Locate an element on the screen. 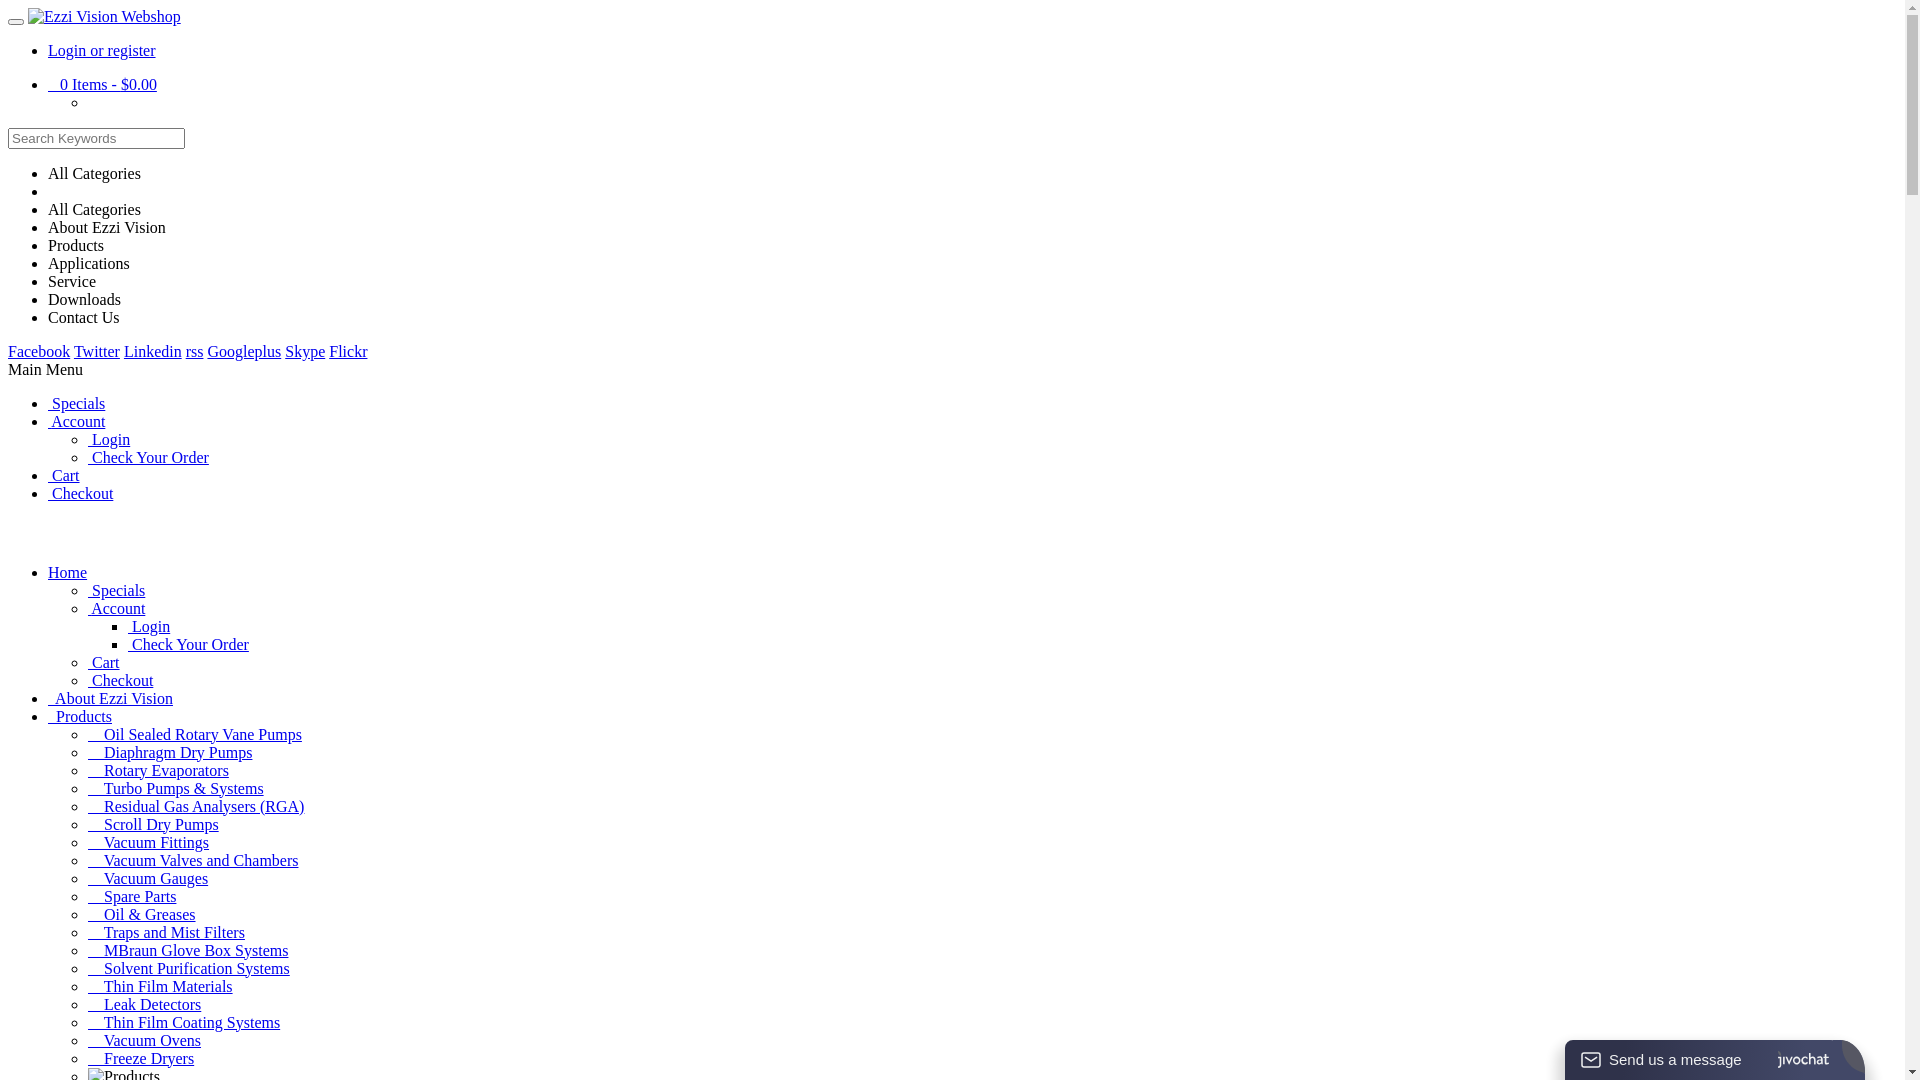  'All Categories' is located at coordinates (48, 172).